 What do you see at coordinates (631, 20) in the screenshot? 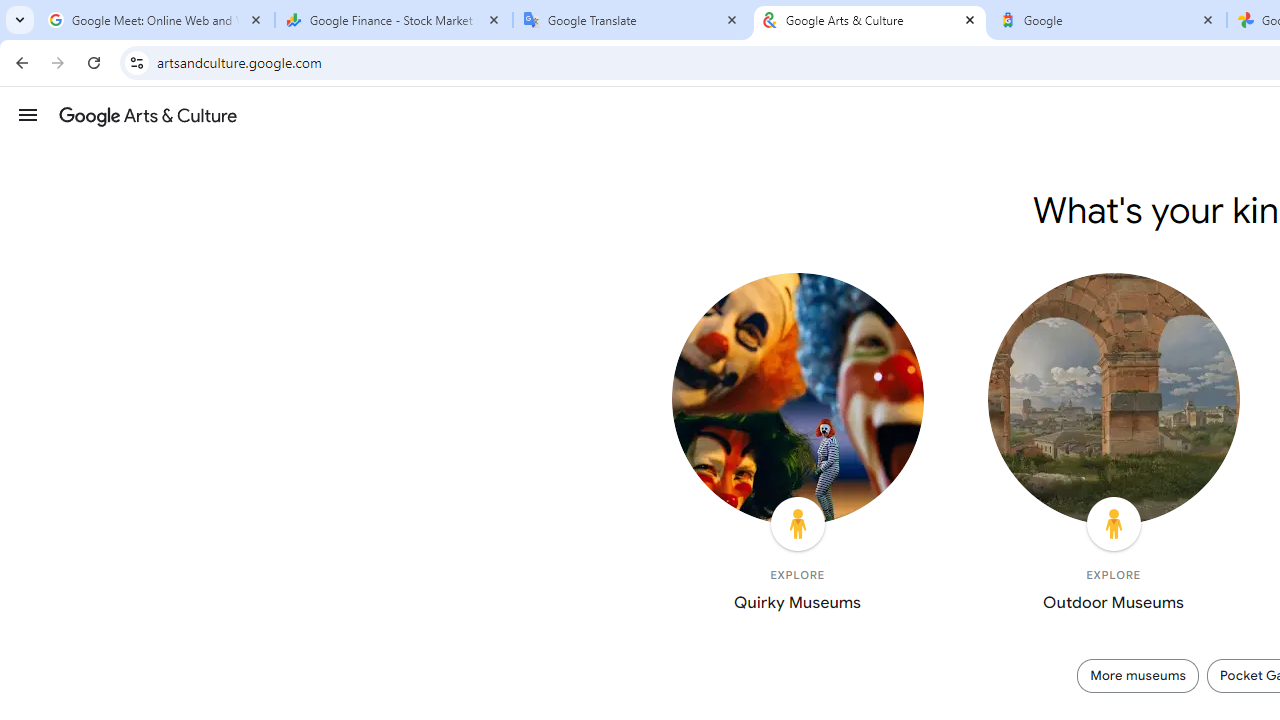
I see `'Google Translate'` at bounding box center [631, 20].